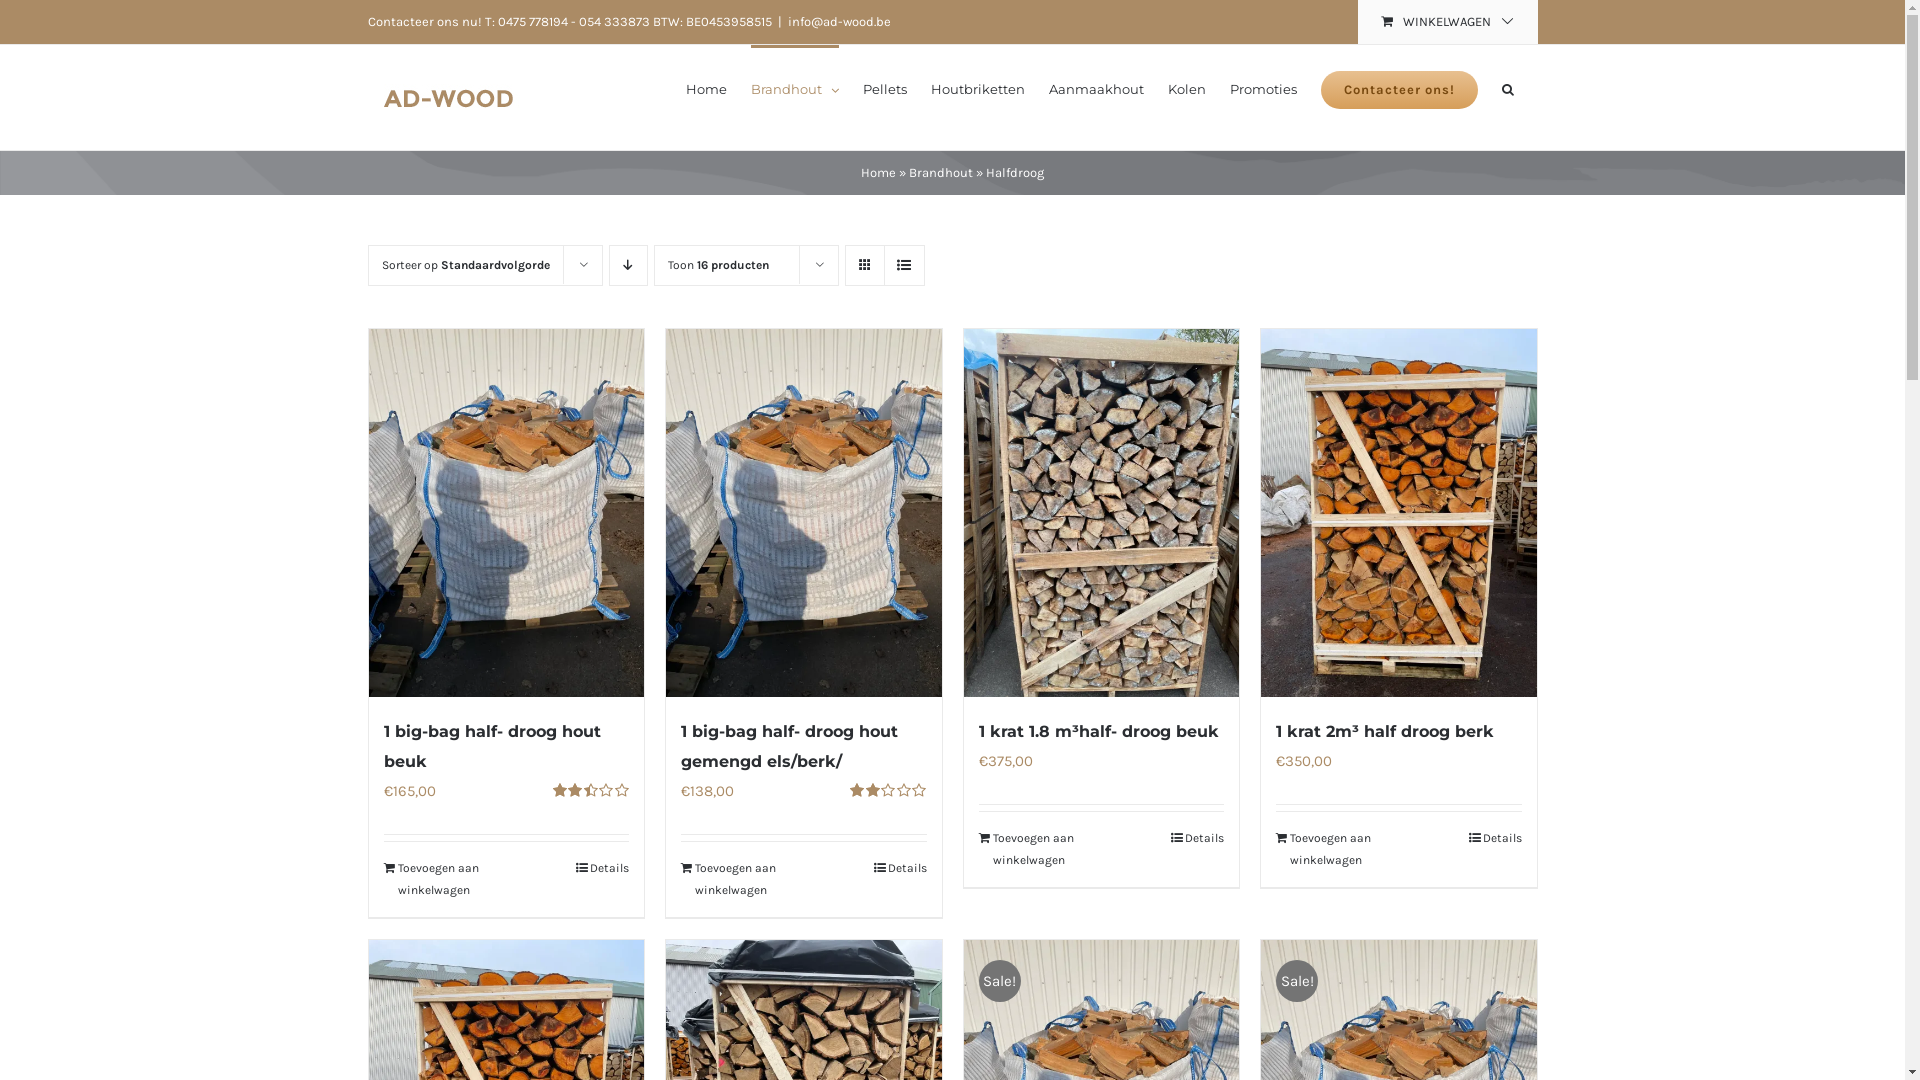 The image size is (1920, 1080). What do you see at coordinates (492, 746) in the screenshot?
I see `'1 big-bag half- droog hout beuk'` at bounding box center [492, 746].